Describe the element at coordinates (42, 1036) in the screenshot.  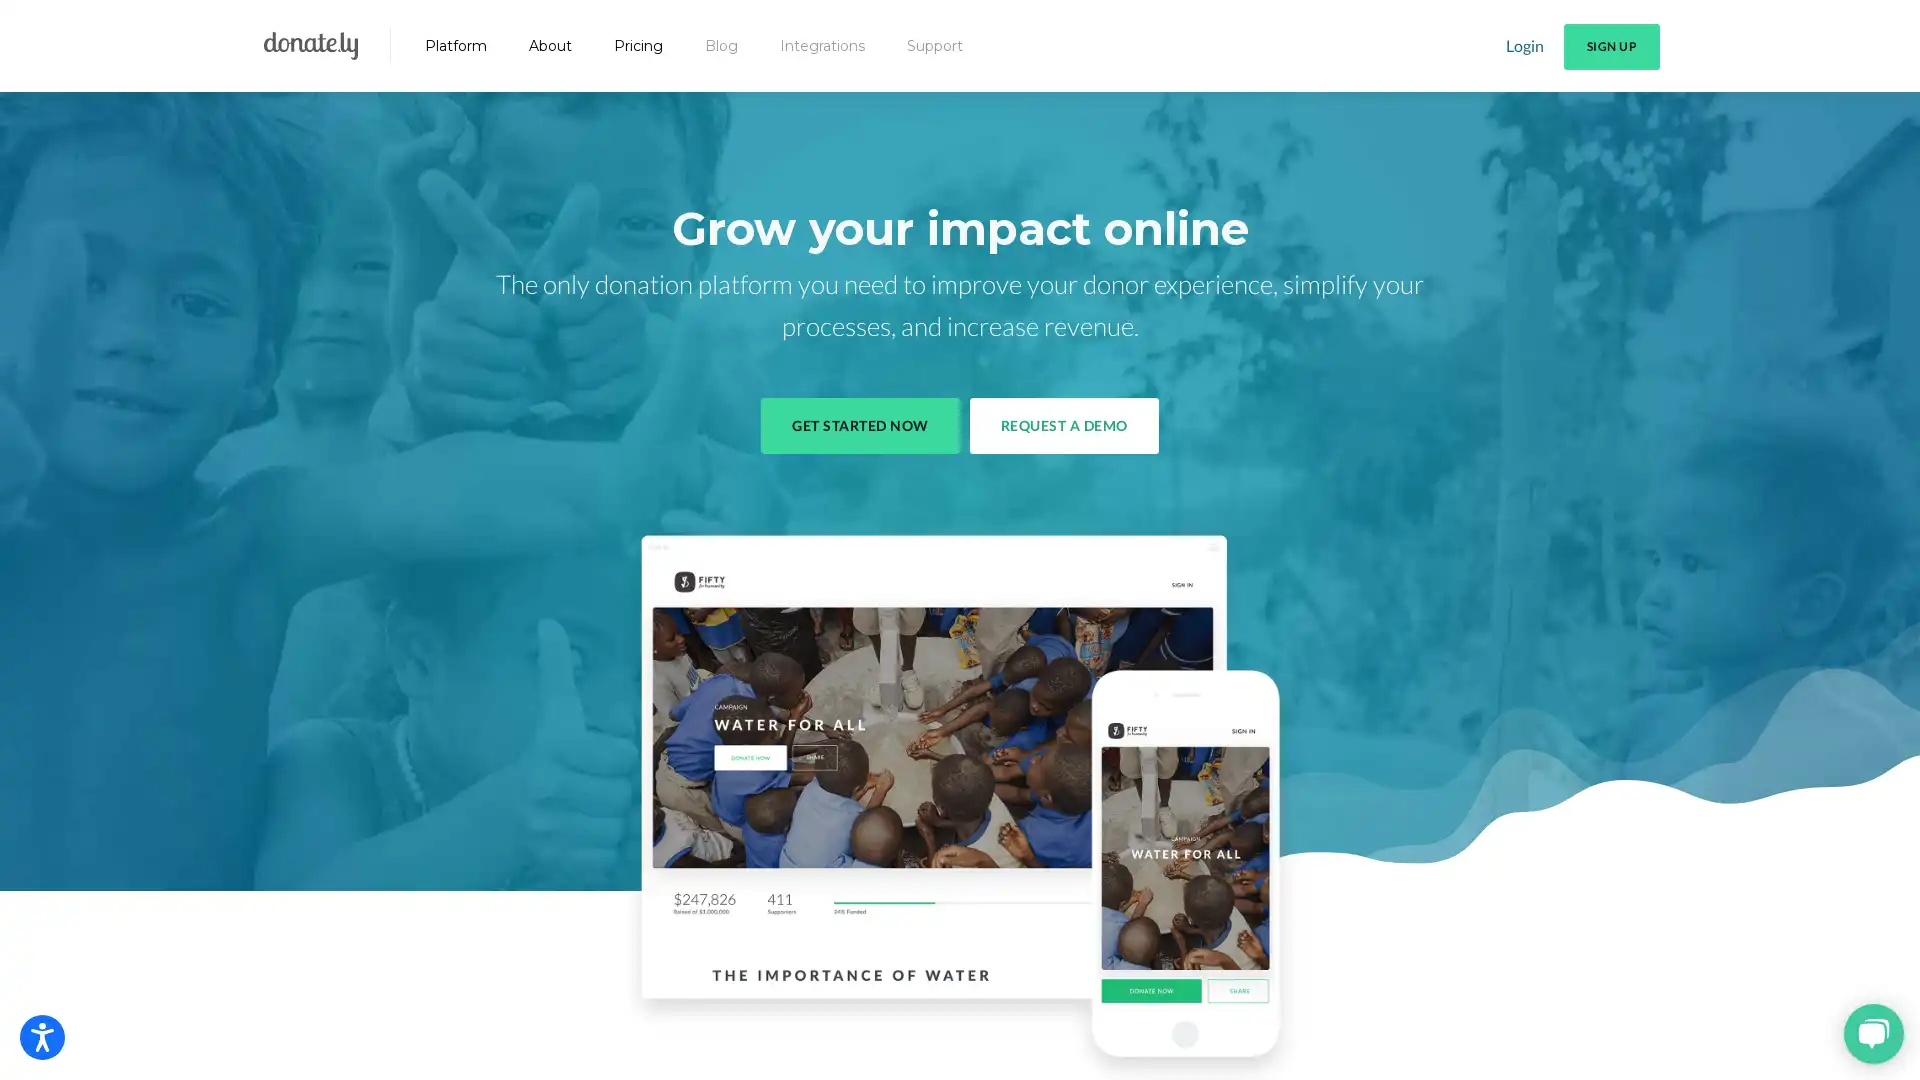
I see `Open accessibility options, statement and help` at that location.